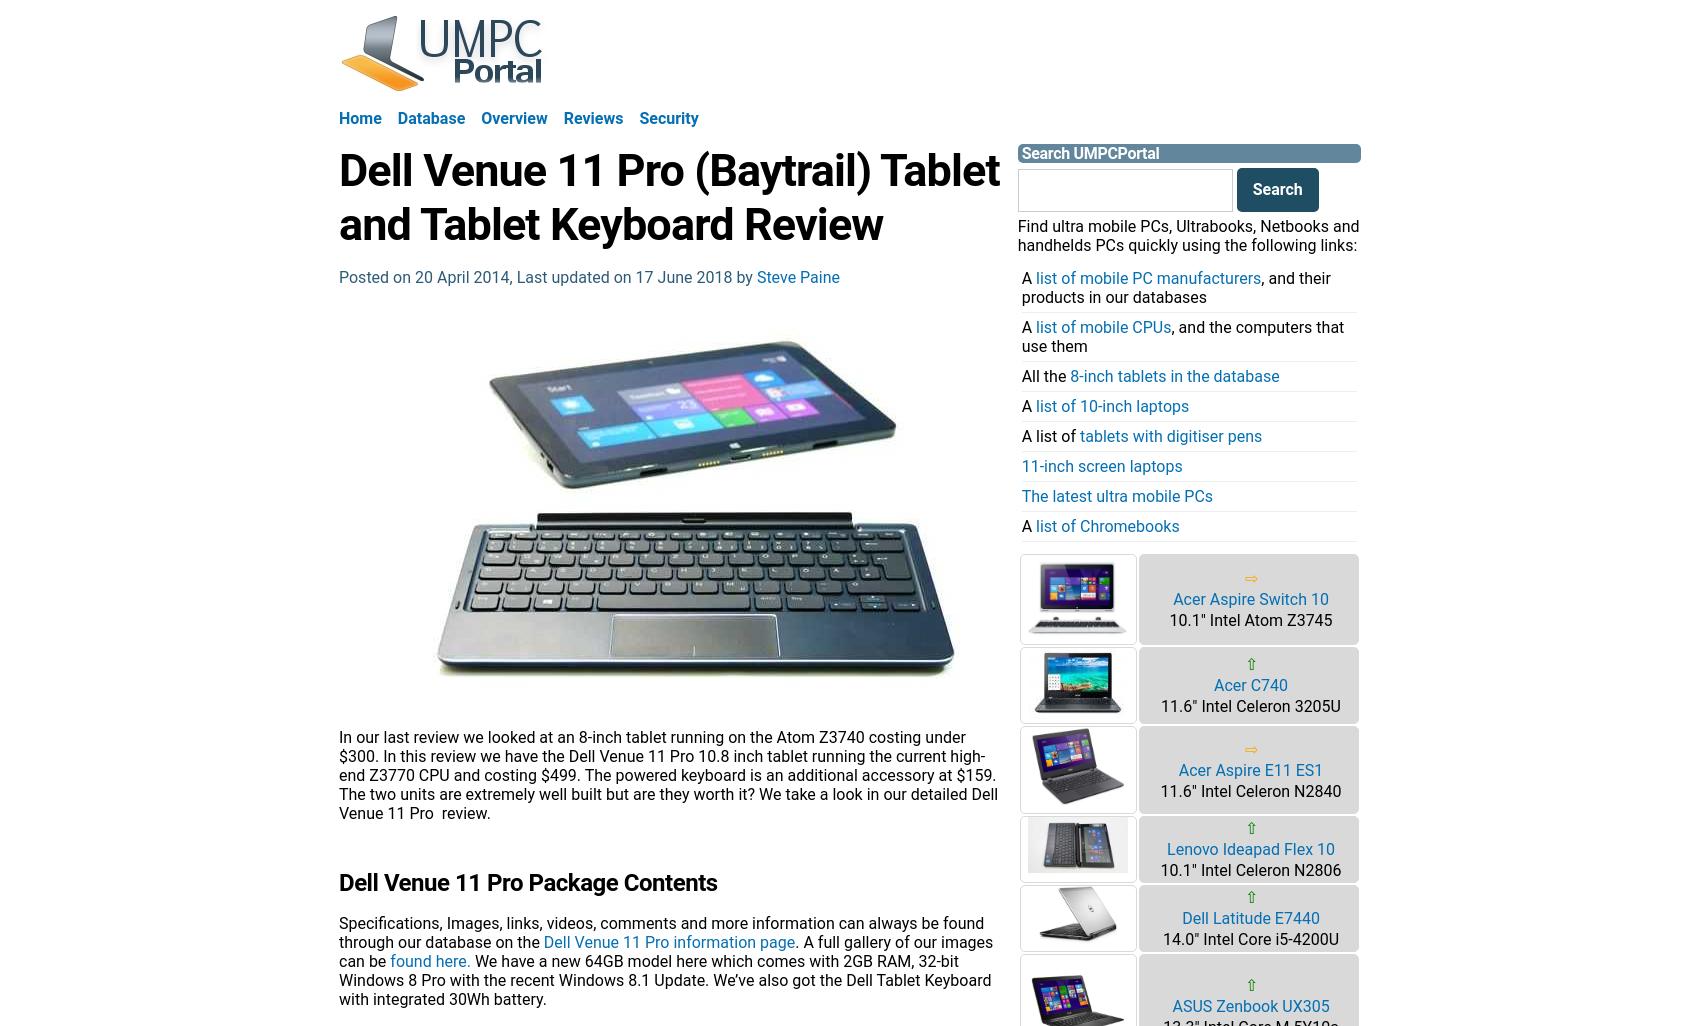 The height and width of the screenshot is (1026, 1692). What do you see at coordinates (1044, 374) in the screenshot?
I see `'All the'` at bounding box center [1044, 374].